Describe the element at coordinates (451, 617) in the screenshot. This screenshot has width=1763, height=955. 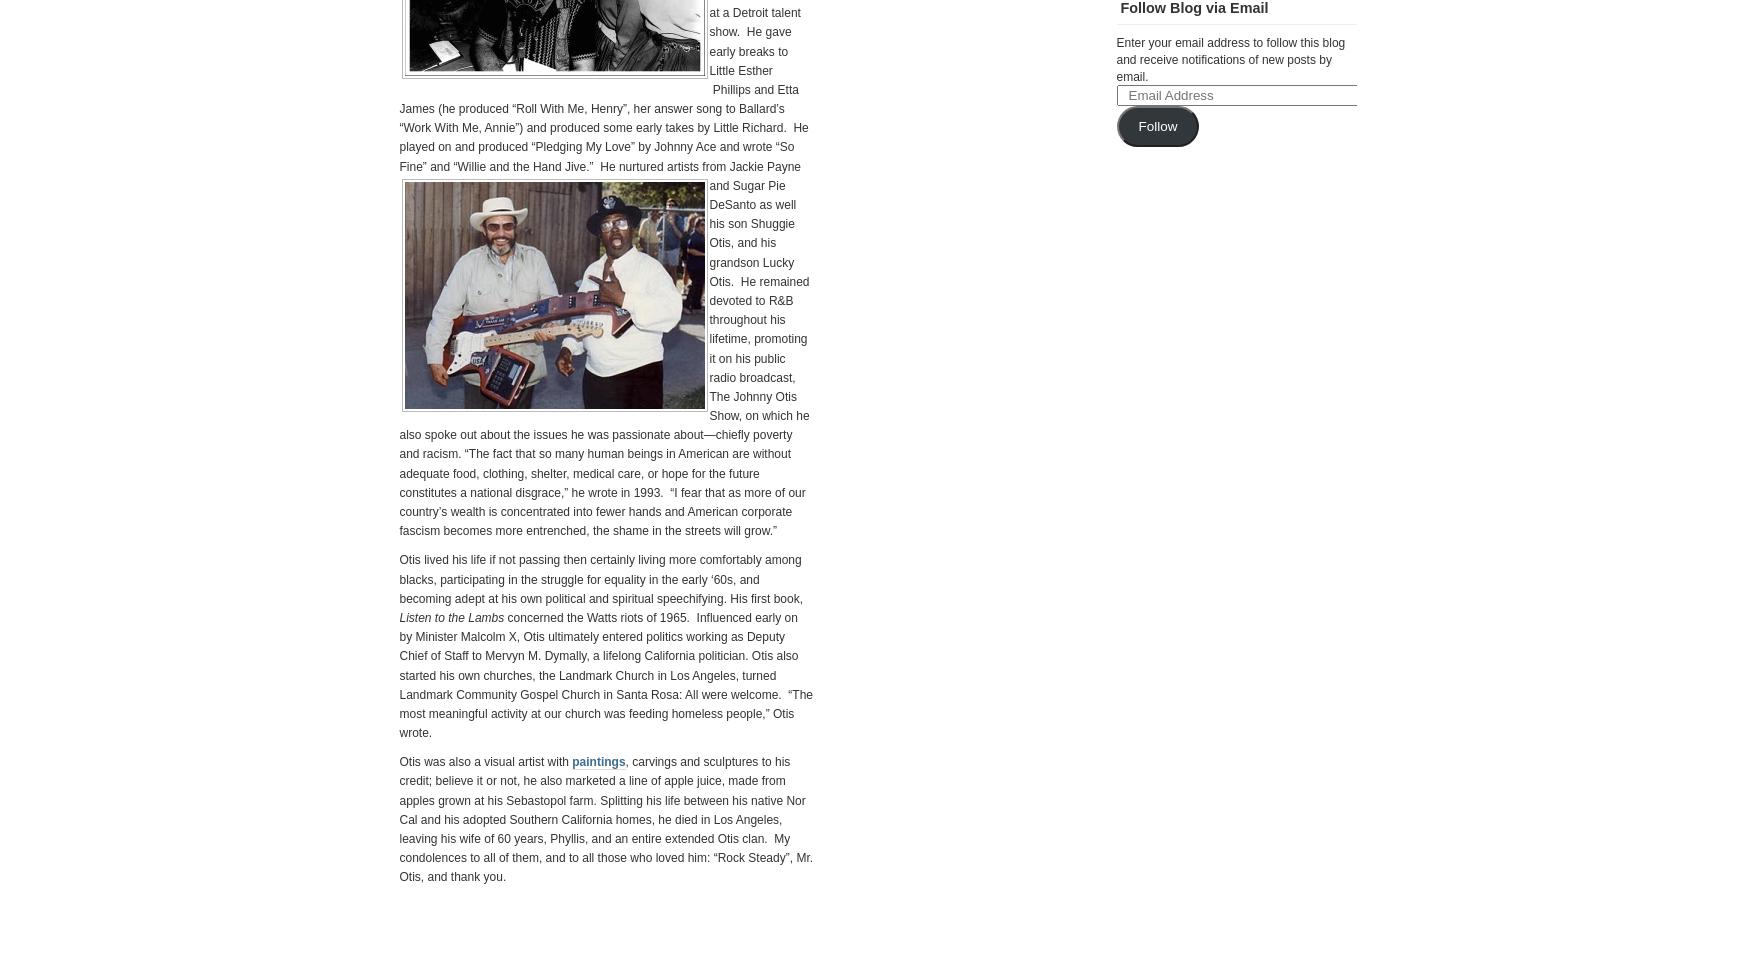
I see `'Listen to the Lambs'` at that location.